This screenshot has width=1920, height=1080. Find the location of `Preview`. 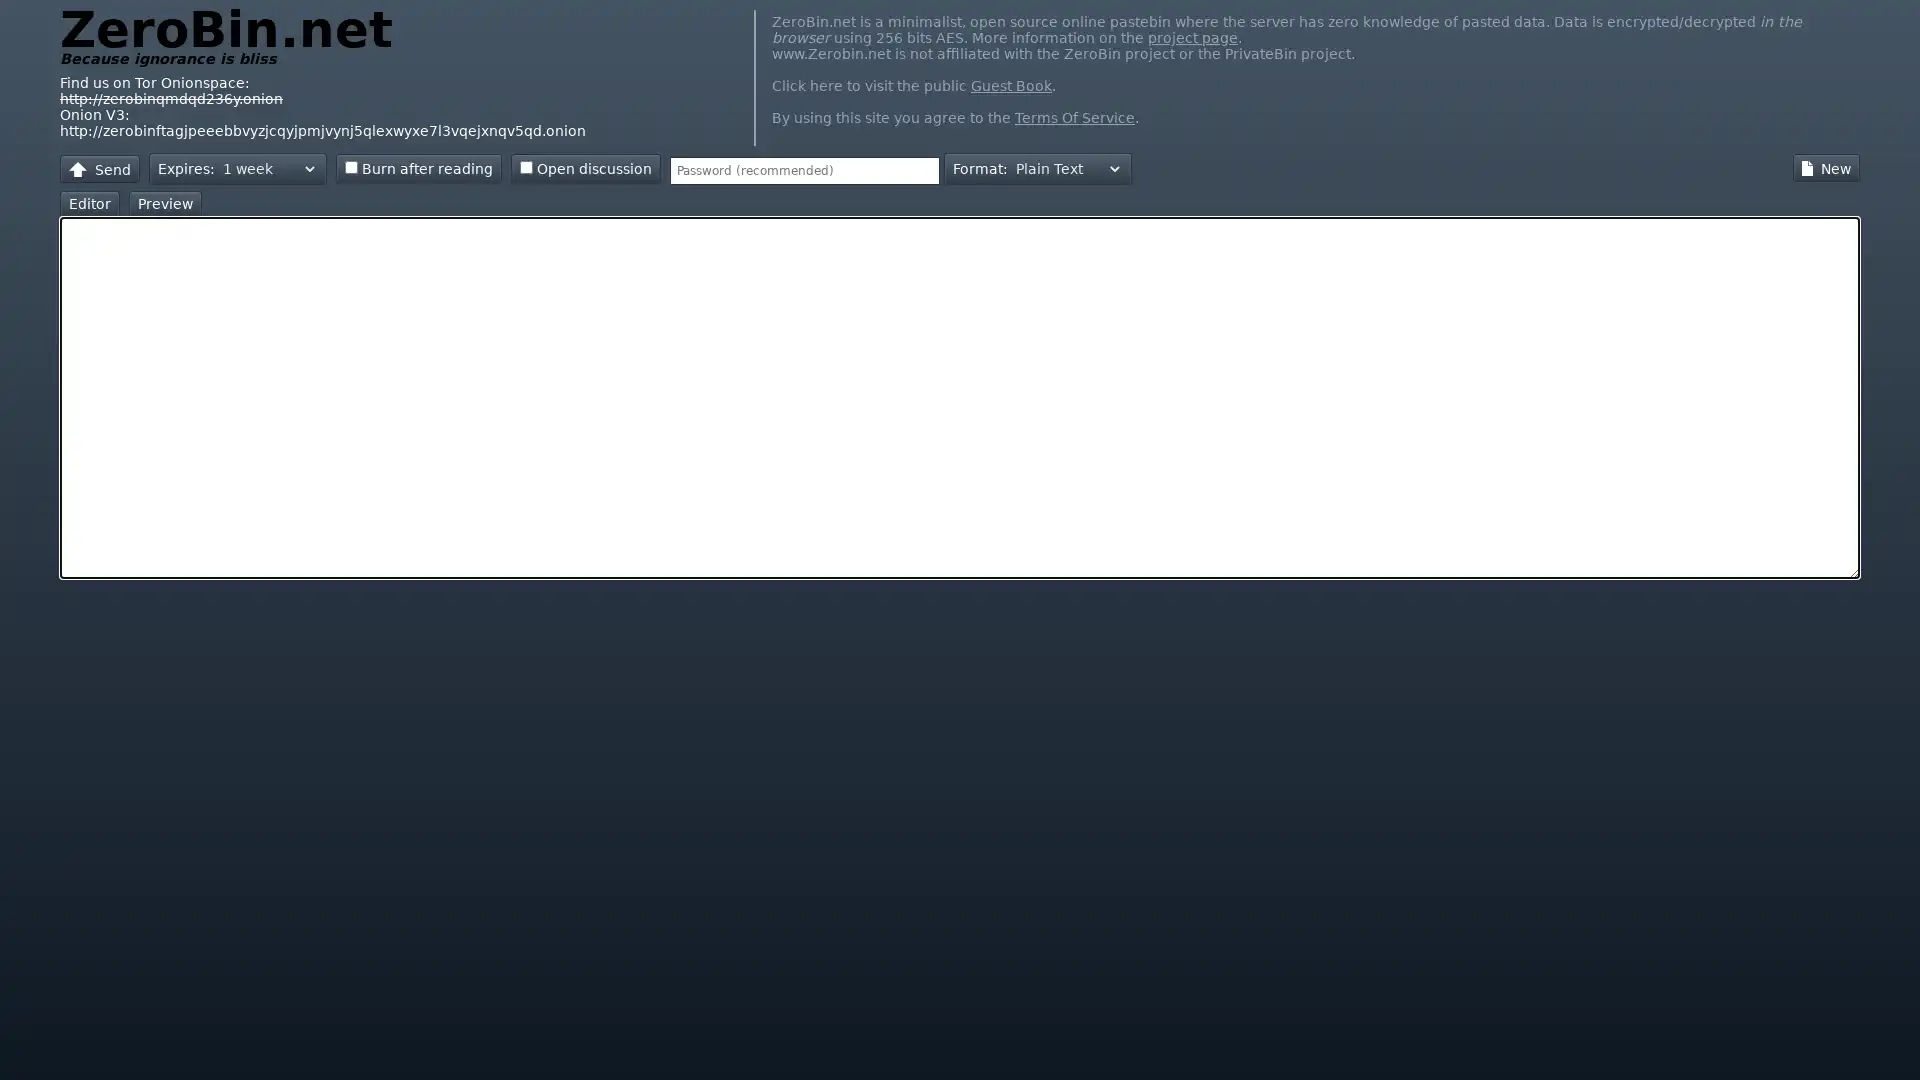

Preview is located at coordinates (165, 204).